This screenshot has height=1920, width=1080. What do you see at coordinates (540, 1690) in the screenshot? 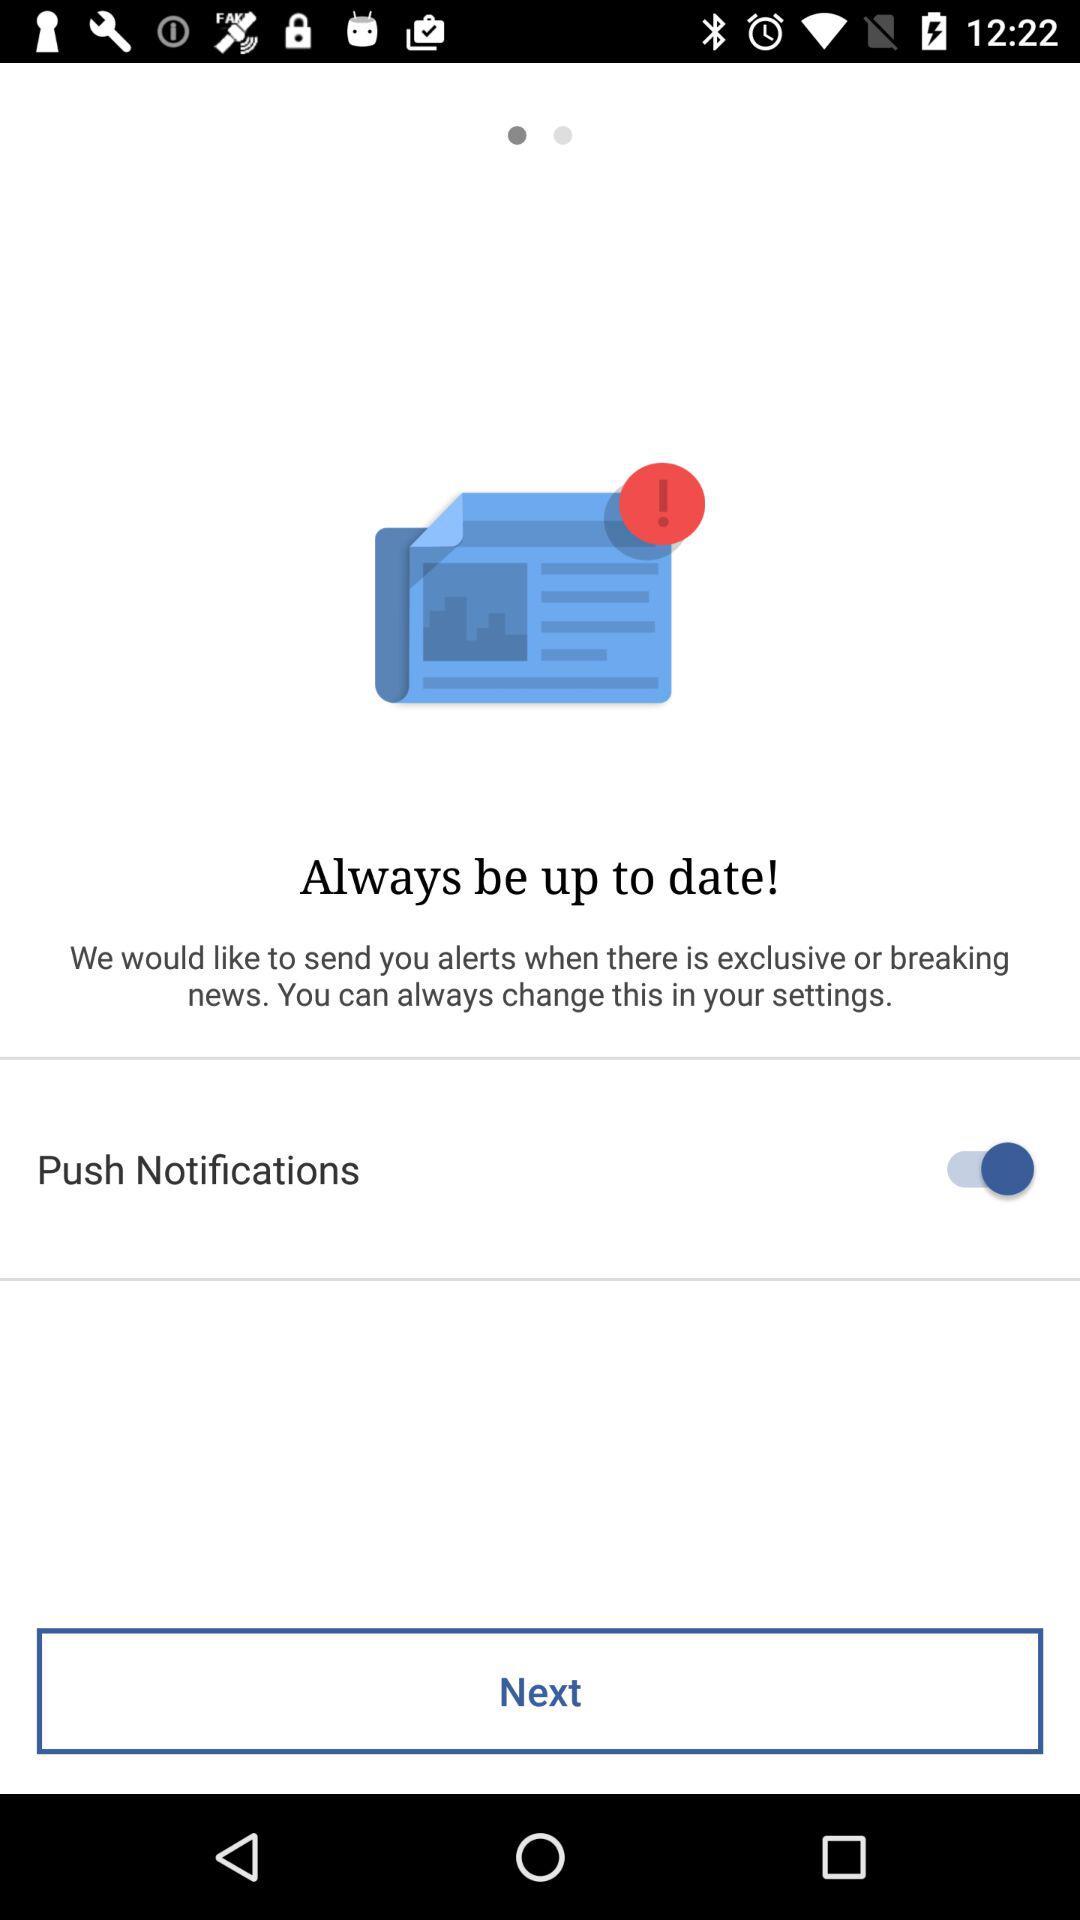
I see `next` at bounding box center [540, 1690].